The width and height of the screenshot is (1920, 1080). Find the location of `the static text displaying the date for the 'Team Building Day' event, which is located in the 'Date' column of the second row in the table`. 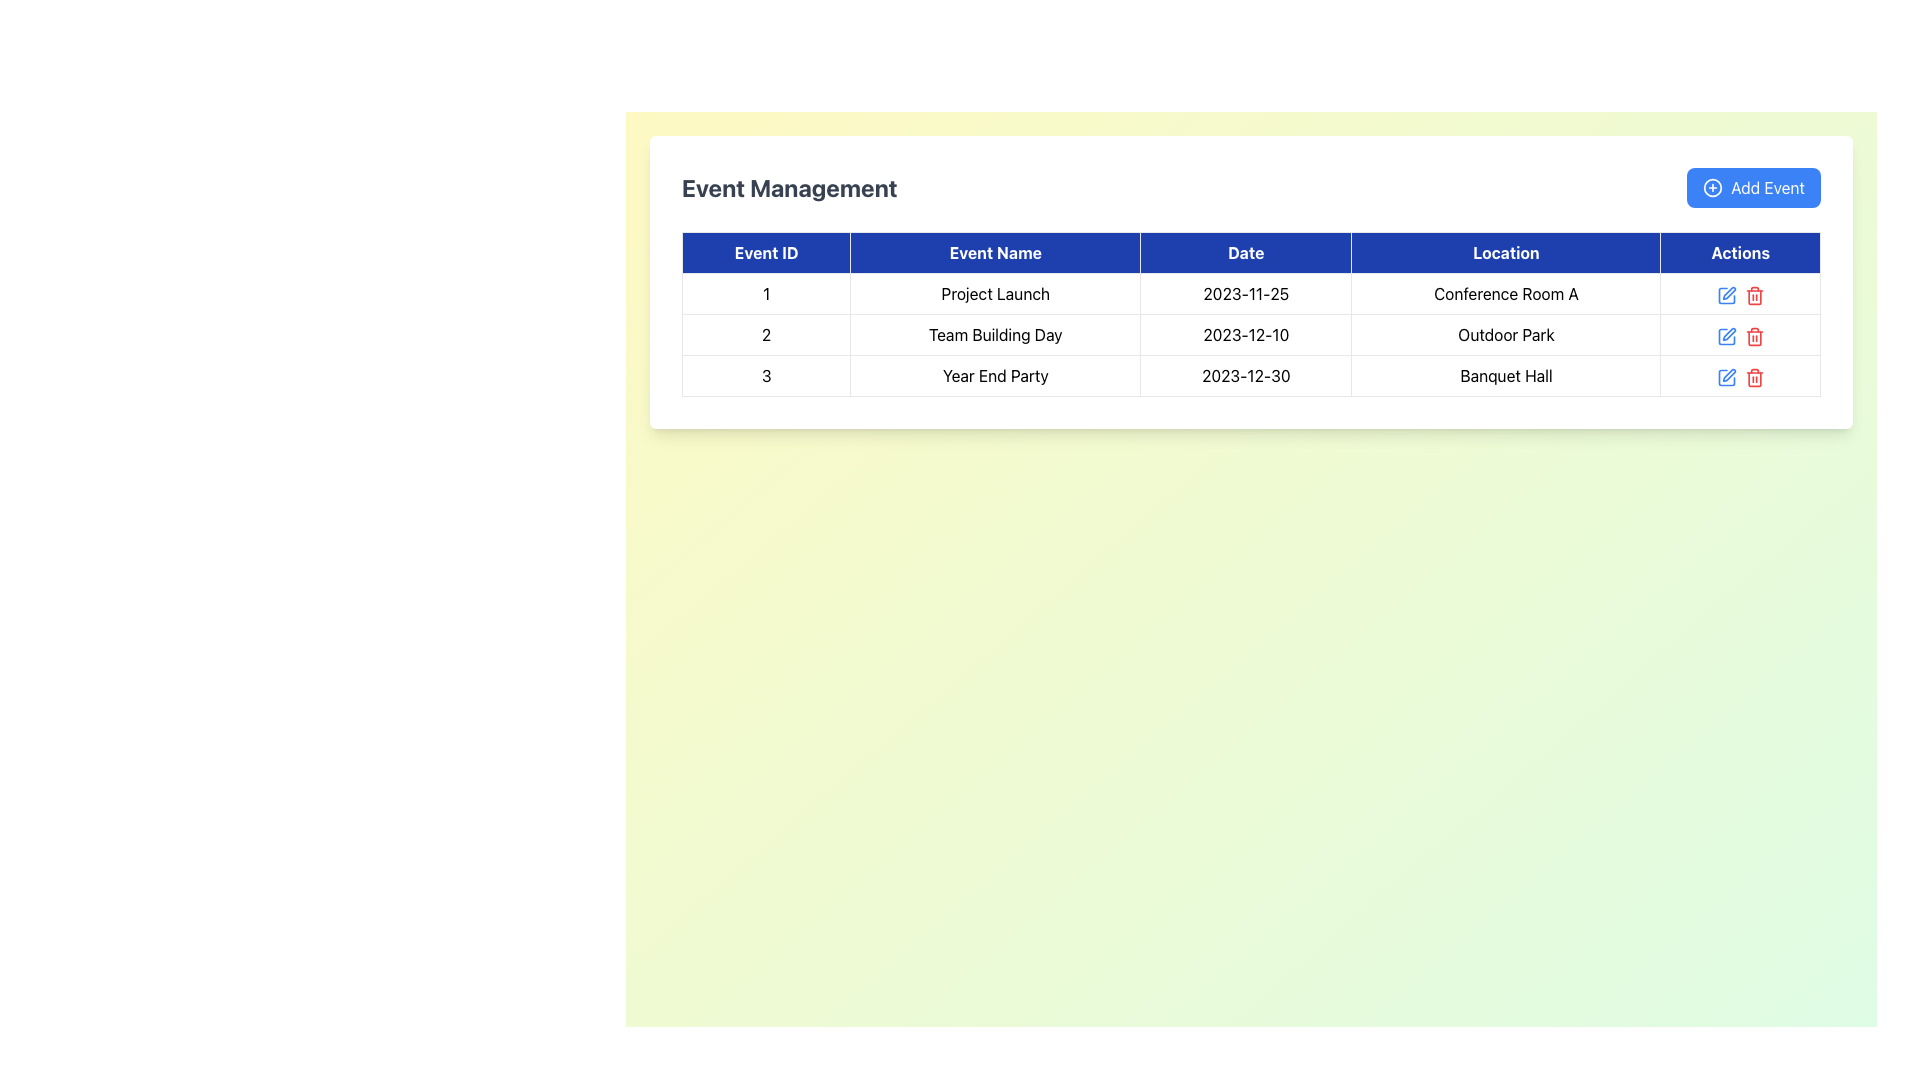

the static text displaying the date for the 'Team Building Day' event, which is located in the 'Date' column of the second row in the table is located at coordinates (1245, 334).